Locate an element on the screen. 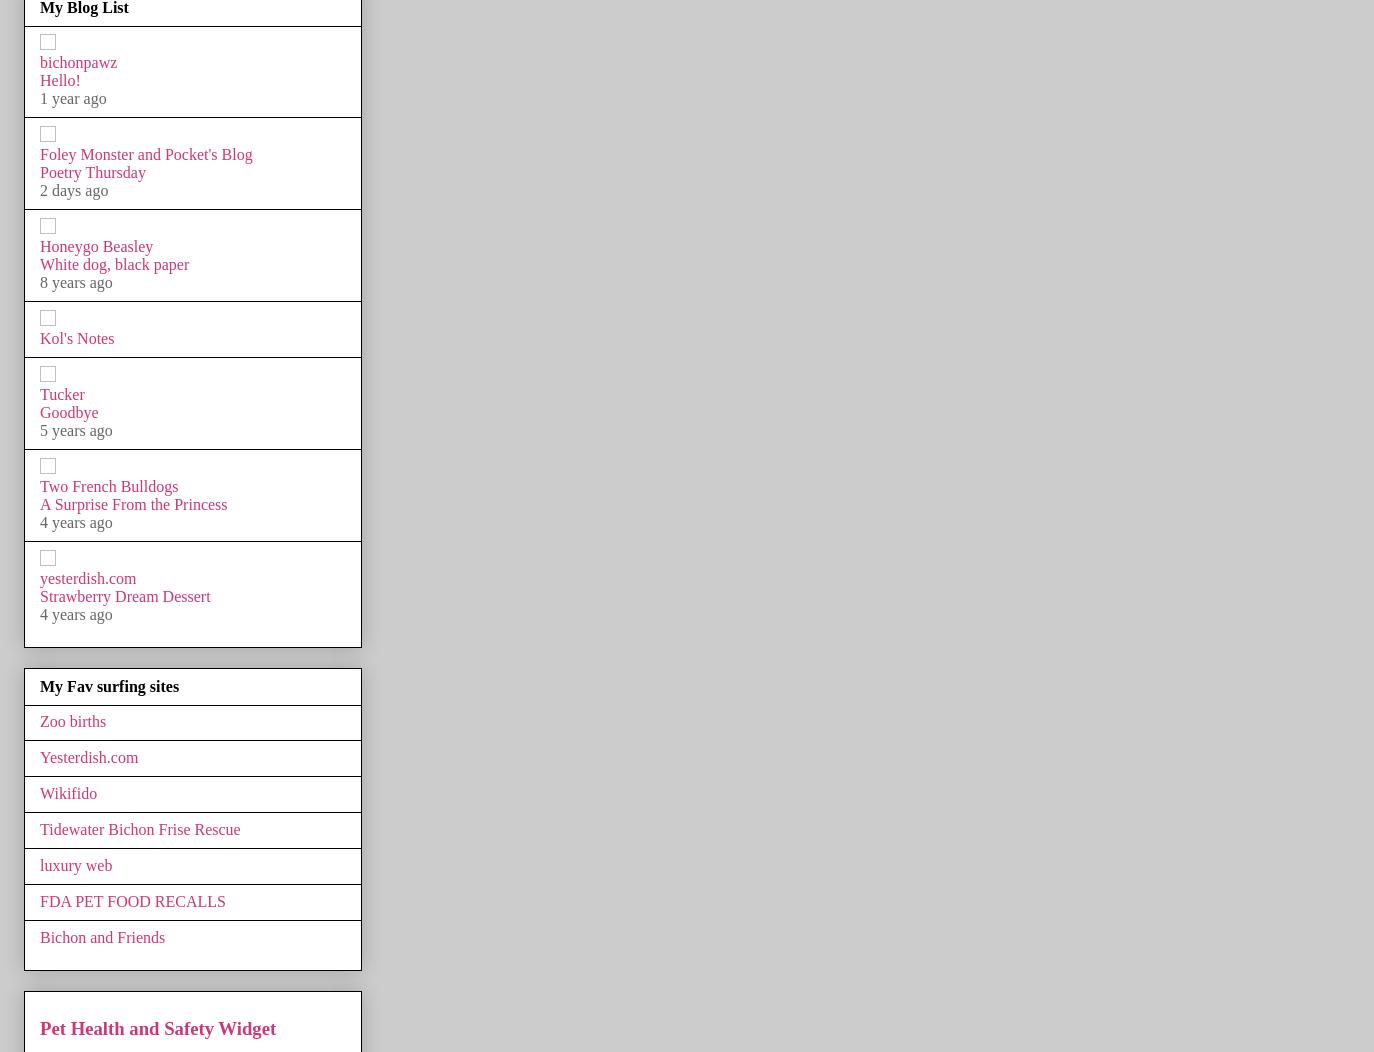 The image size is (1374, 1052). 'Bichon and Friends' is located at coordinates (101, 936).